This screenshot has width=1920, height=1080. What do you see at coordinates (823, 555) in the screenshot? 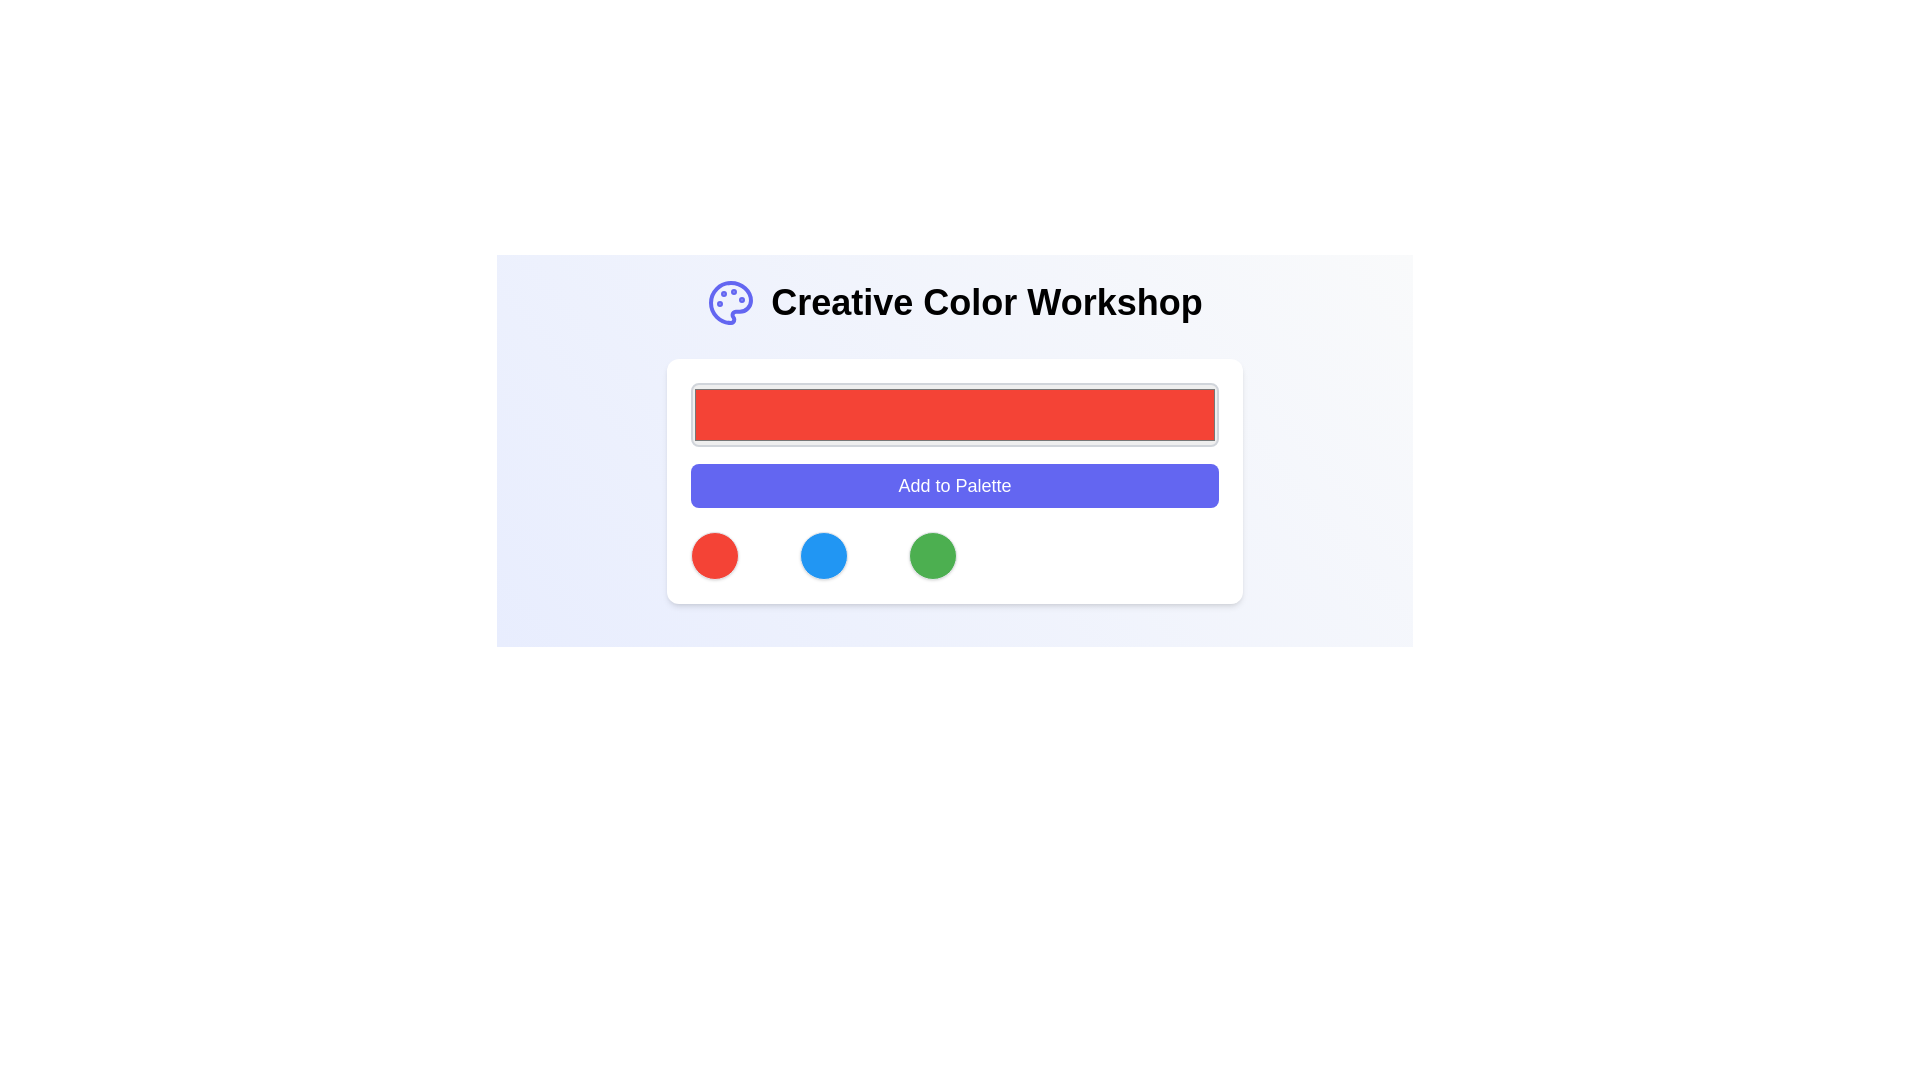
I see `the solid blue circular element located in the bottom section of the interface, which is the second circle from the left` at bounding box center [823, 555].